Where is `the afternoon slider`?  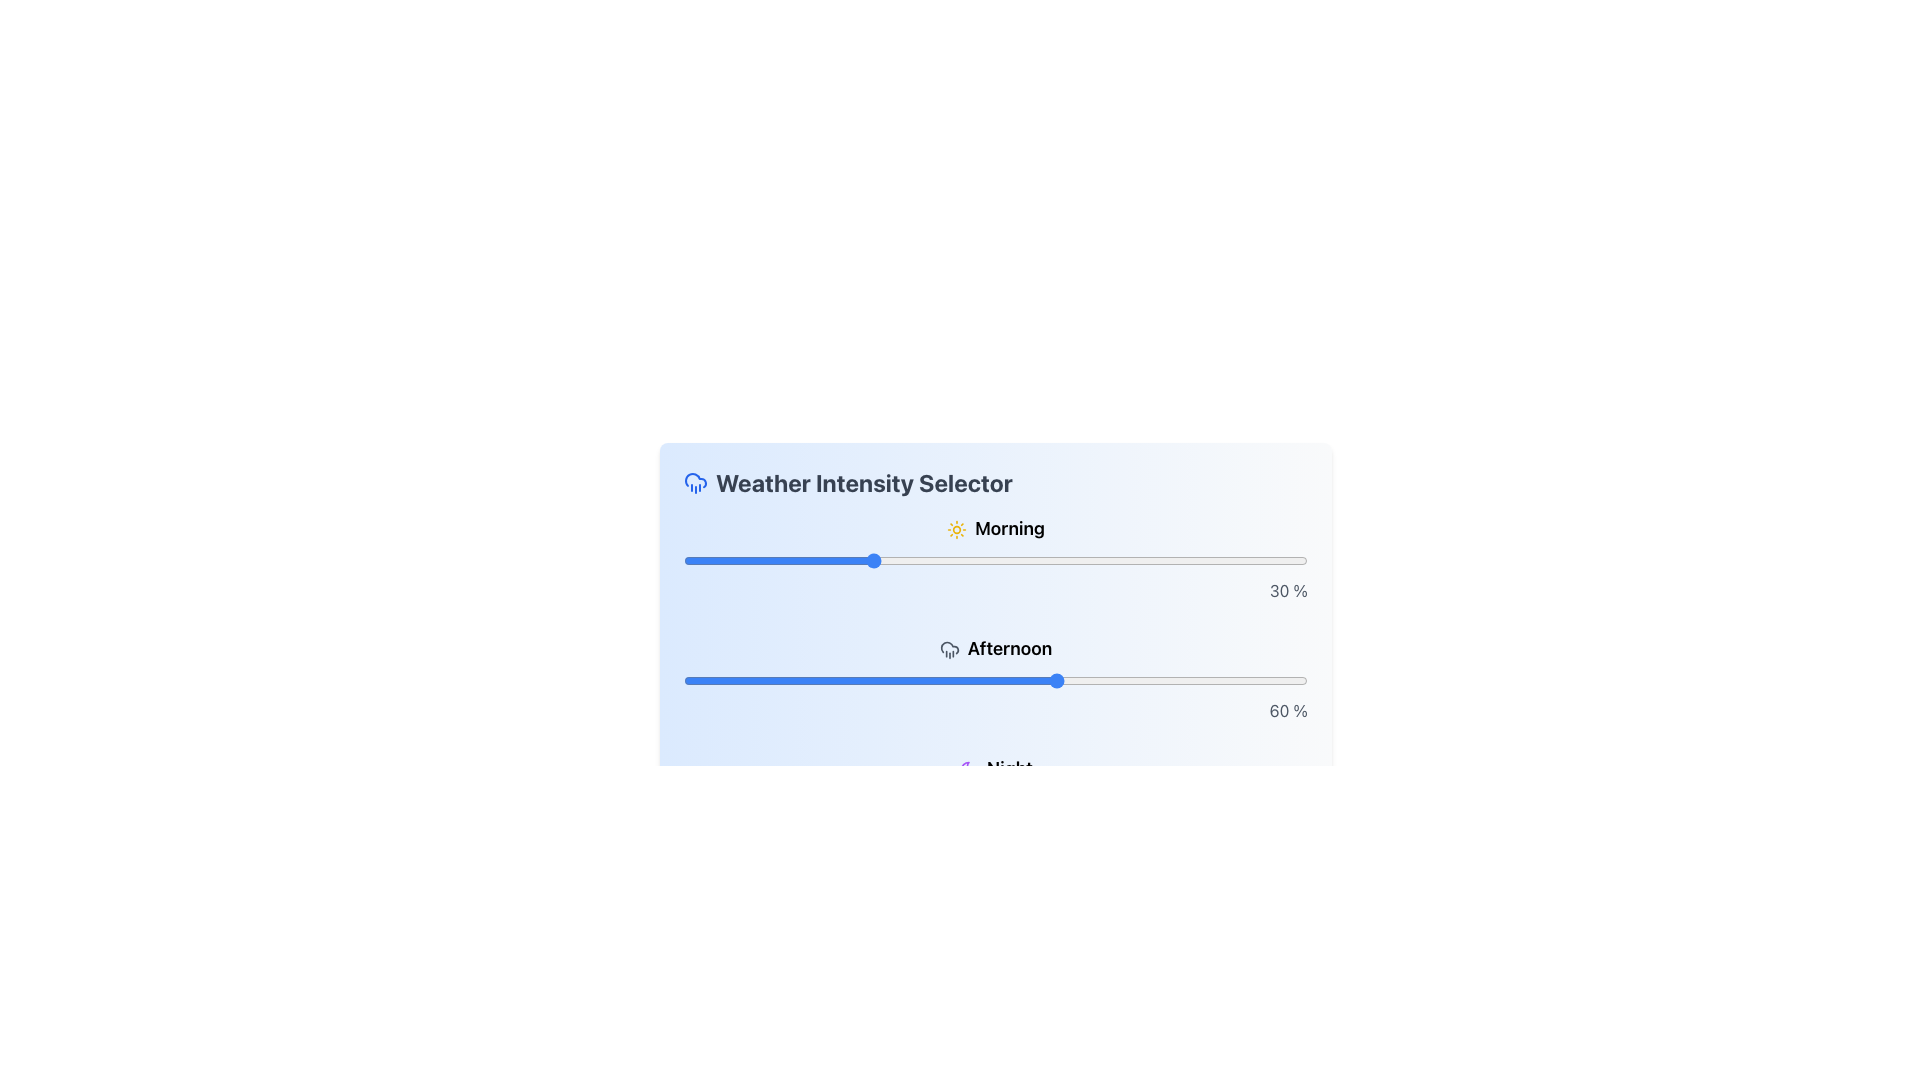
the afternoon slider is located at coordinates (1183, 680).